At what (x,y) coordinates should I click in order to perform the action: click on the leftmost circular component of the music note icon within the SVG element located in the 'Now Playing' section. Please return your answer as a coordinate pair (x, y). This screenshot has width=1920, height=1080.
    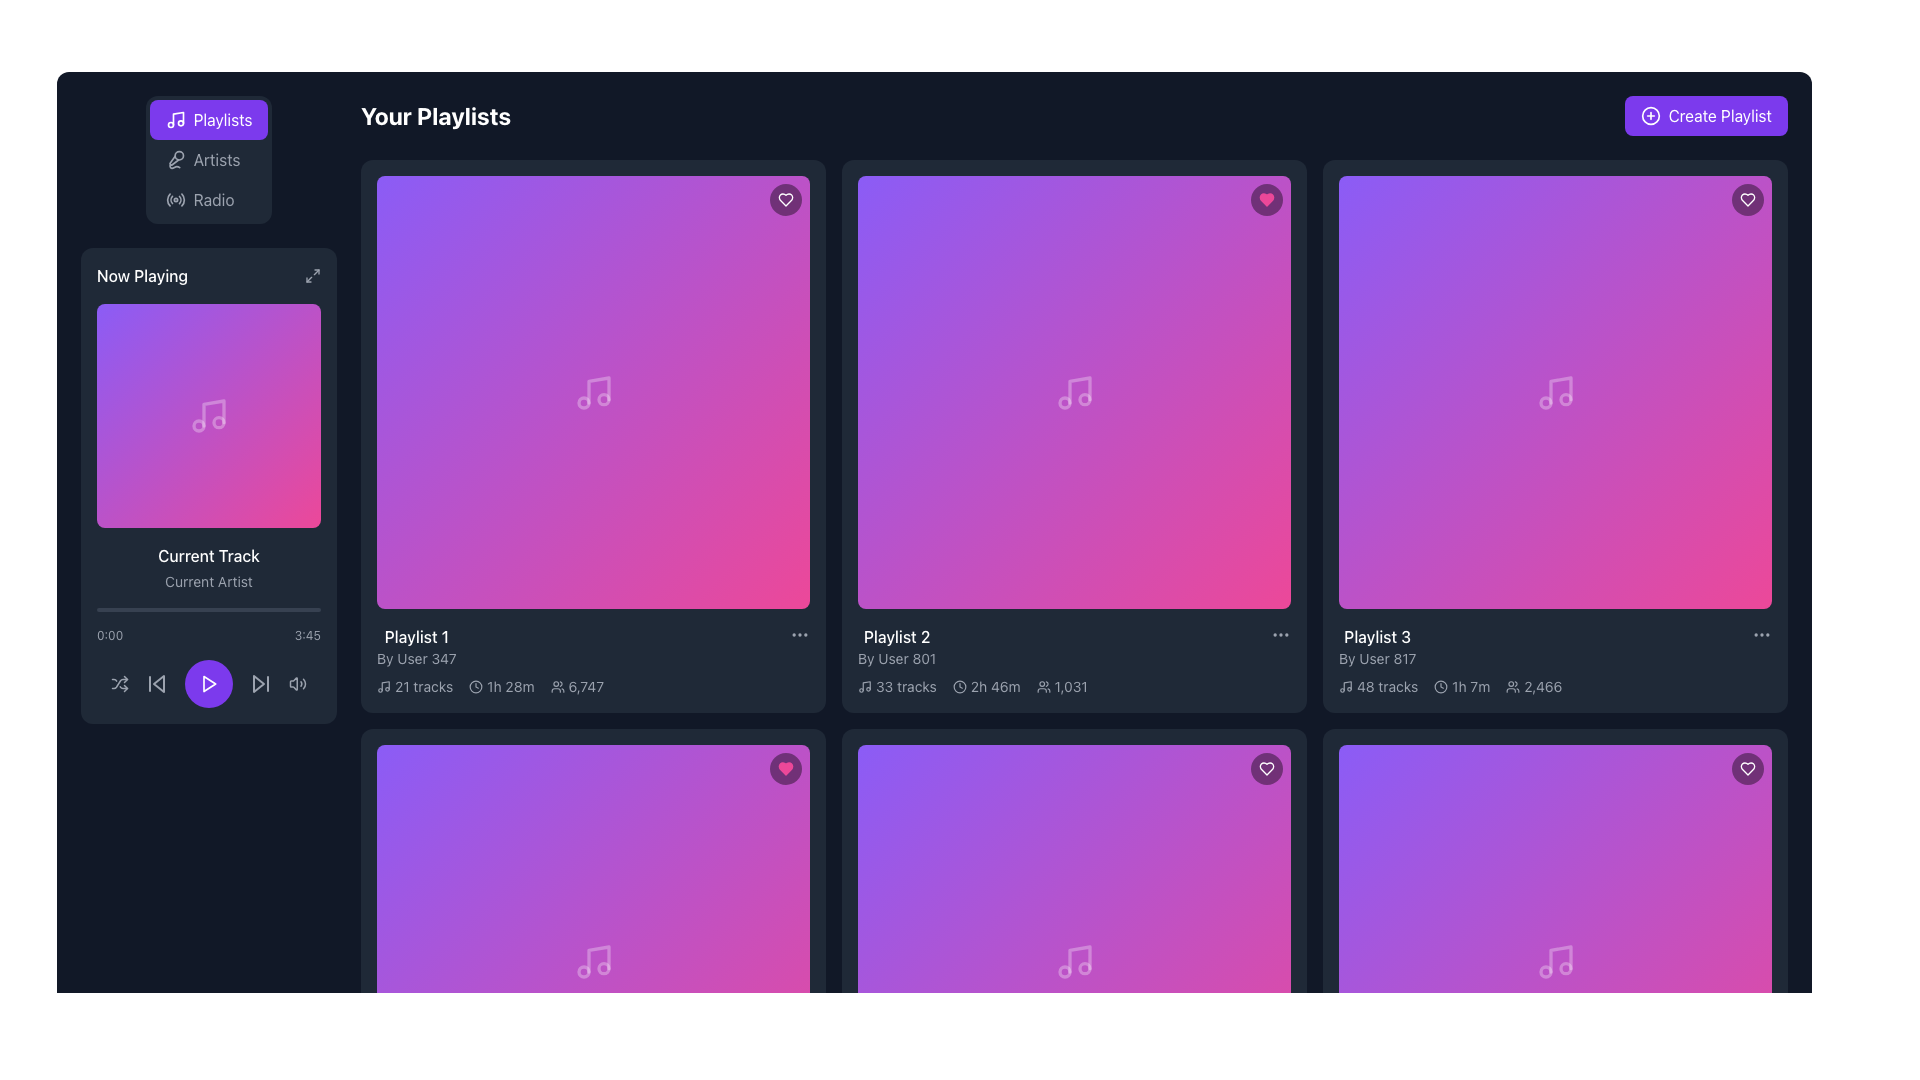
    Looking at the image, I should click on (198, 424).